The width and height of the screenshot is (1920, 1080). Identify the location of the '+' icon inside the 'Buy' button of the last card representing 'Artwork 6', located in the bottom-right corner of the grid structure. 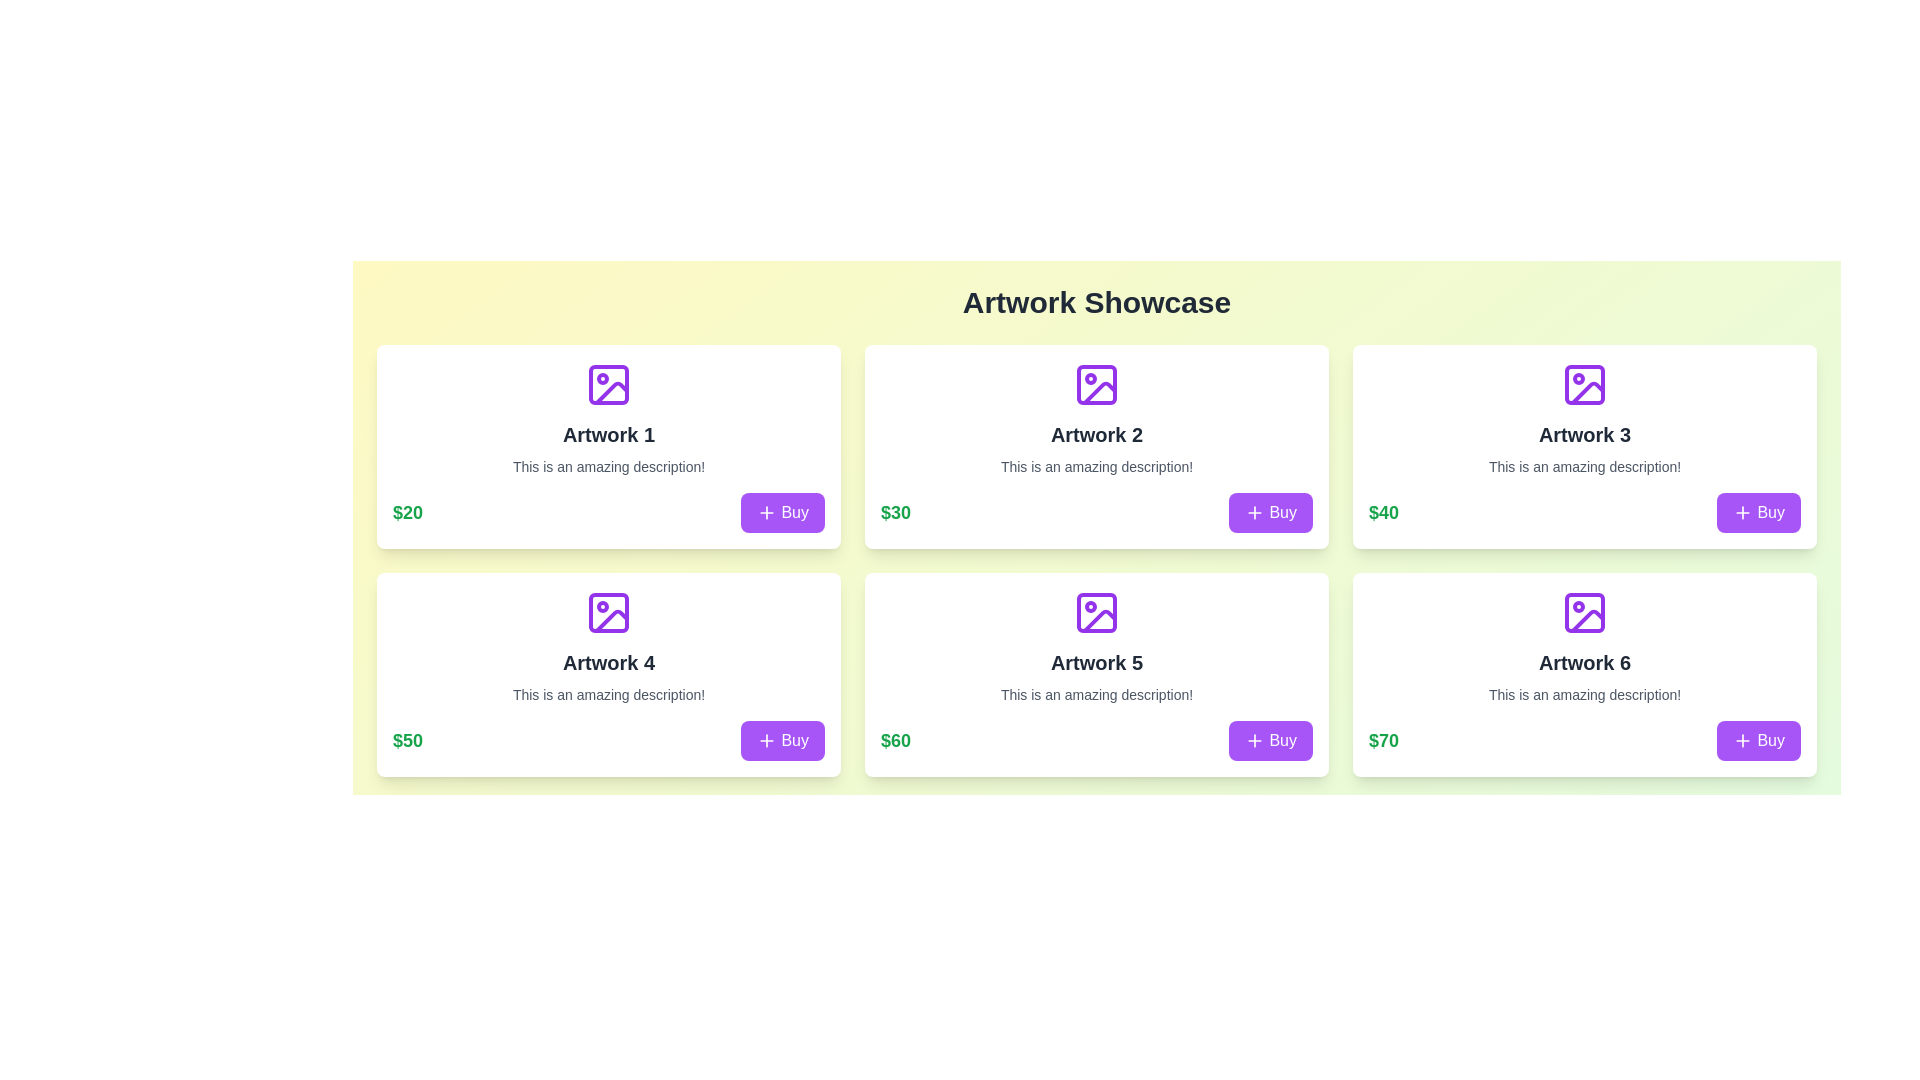
(1742, 740).